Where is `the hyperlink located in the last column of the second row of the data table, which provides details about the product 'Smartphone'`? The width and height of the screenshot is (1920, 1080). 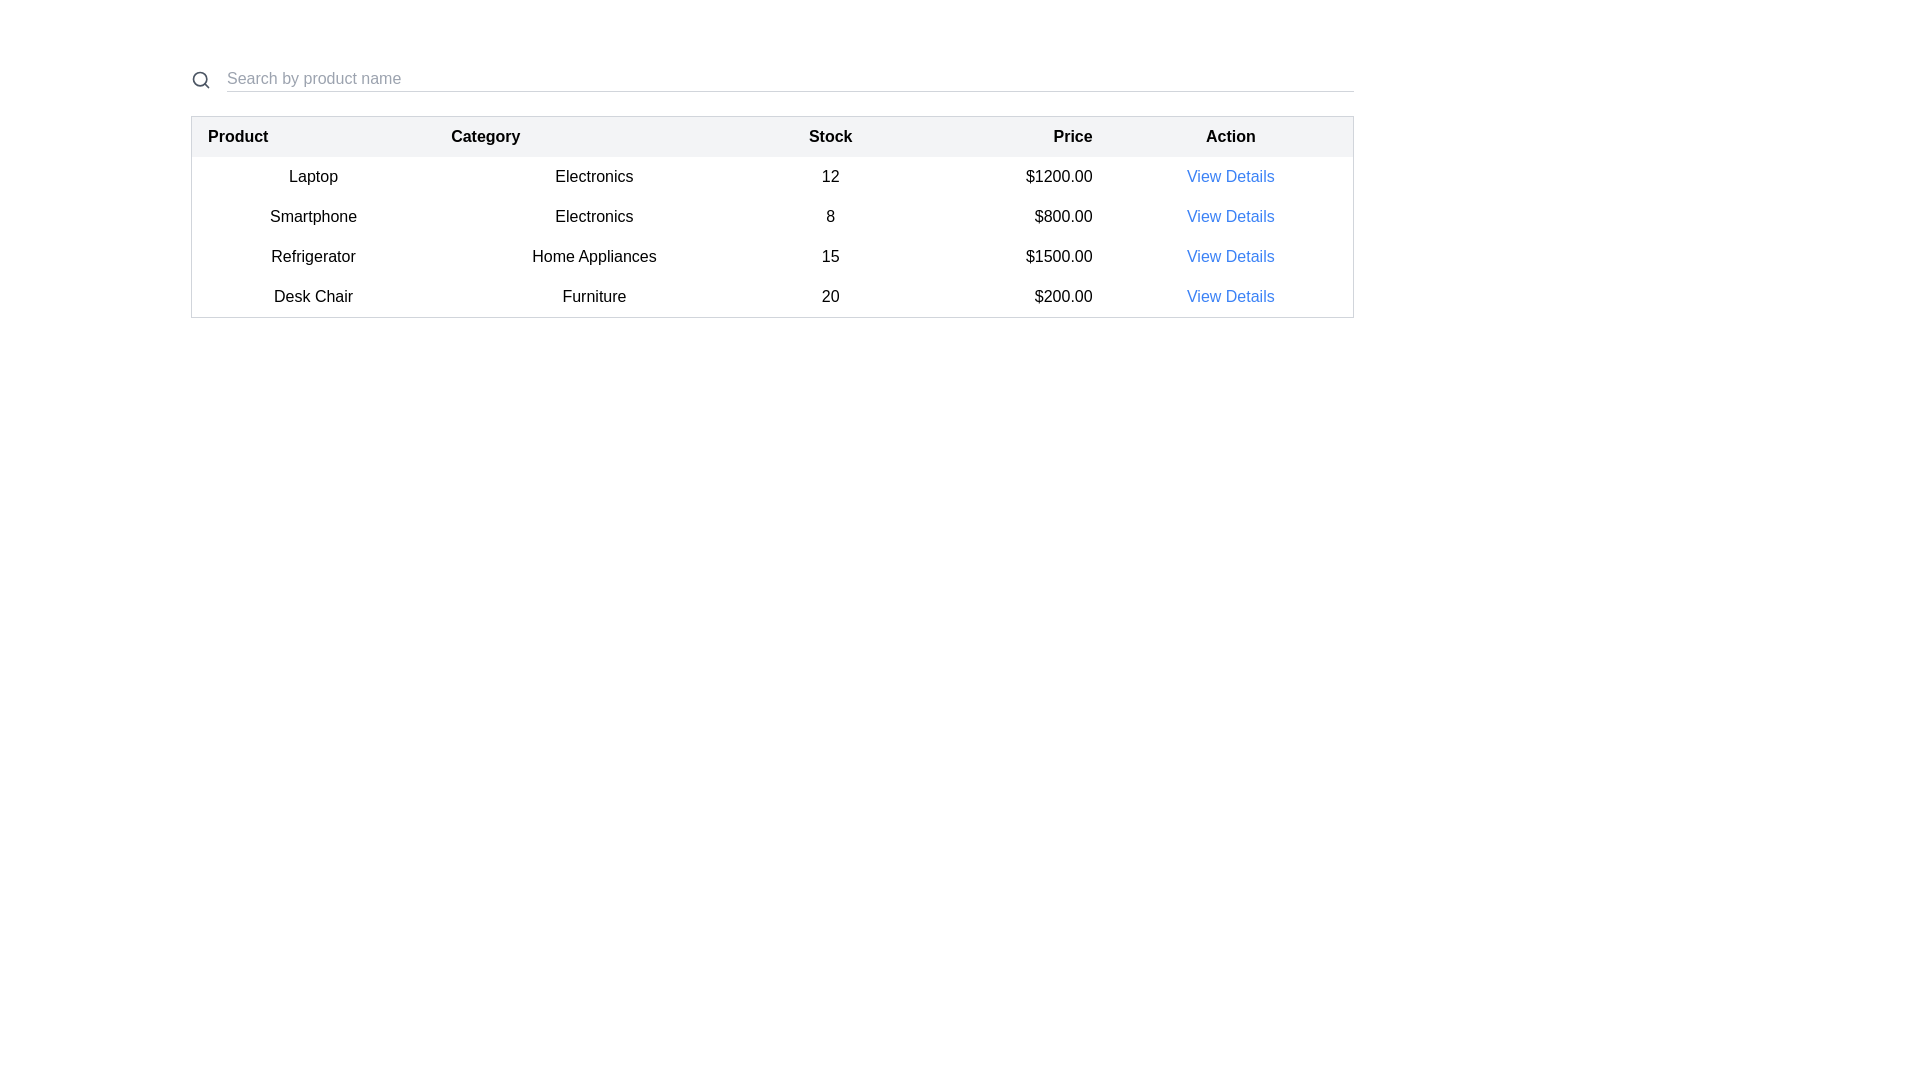 the hyperlink located in the last column of the second row of the data table, which provides details about the product 'Smartphone' is located at coordinates (1229, 216).